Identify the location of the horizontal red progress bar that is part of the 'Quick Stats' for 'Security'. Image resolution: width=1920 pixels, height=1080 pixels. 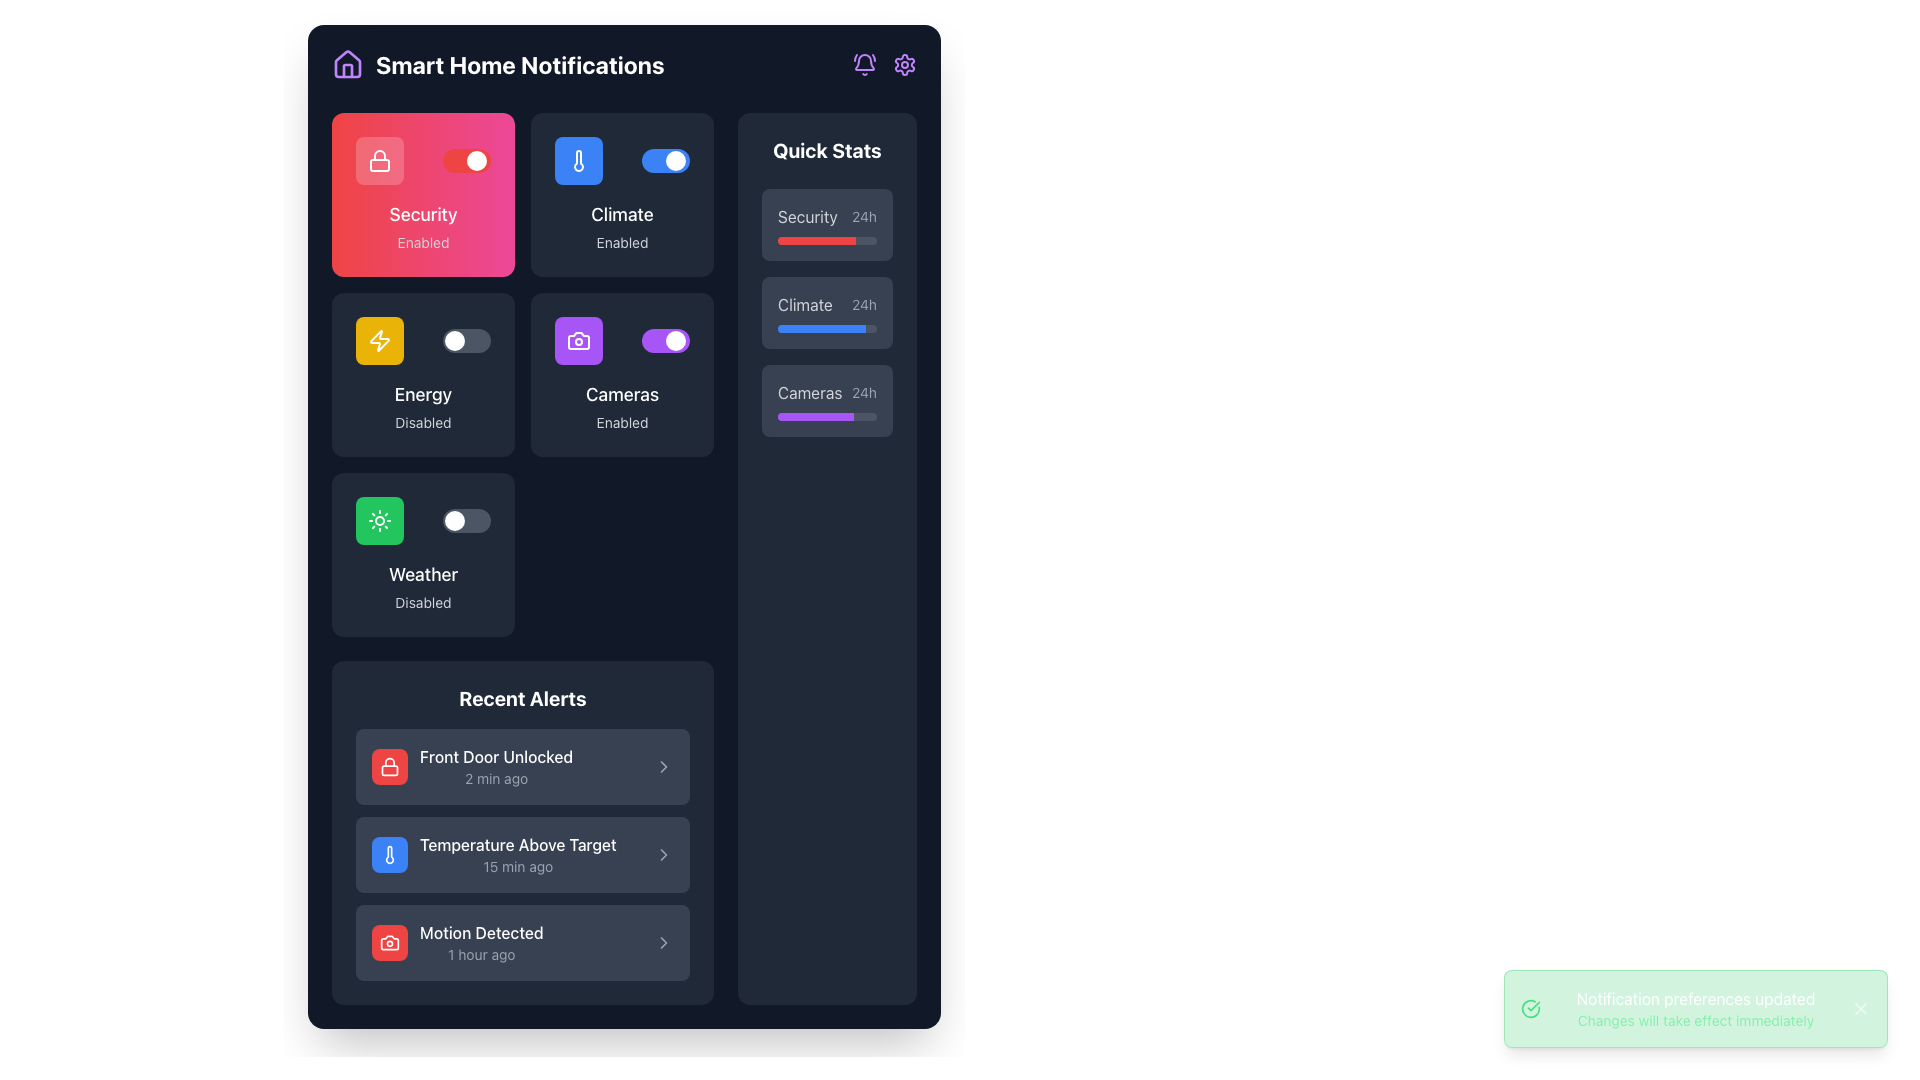
(817, 239).